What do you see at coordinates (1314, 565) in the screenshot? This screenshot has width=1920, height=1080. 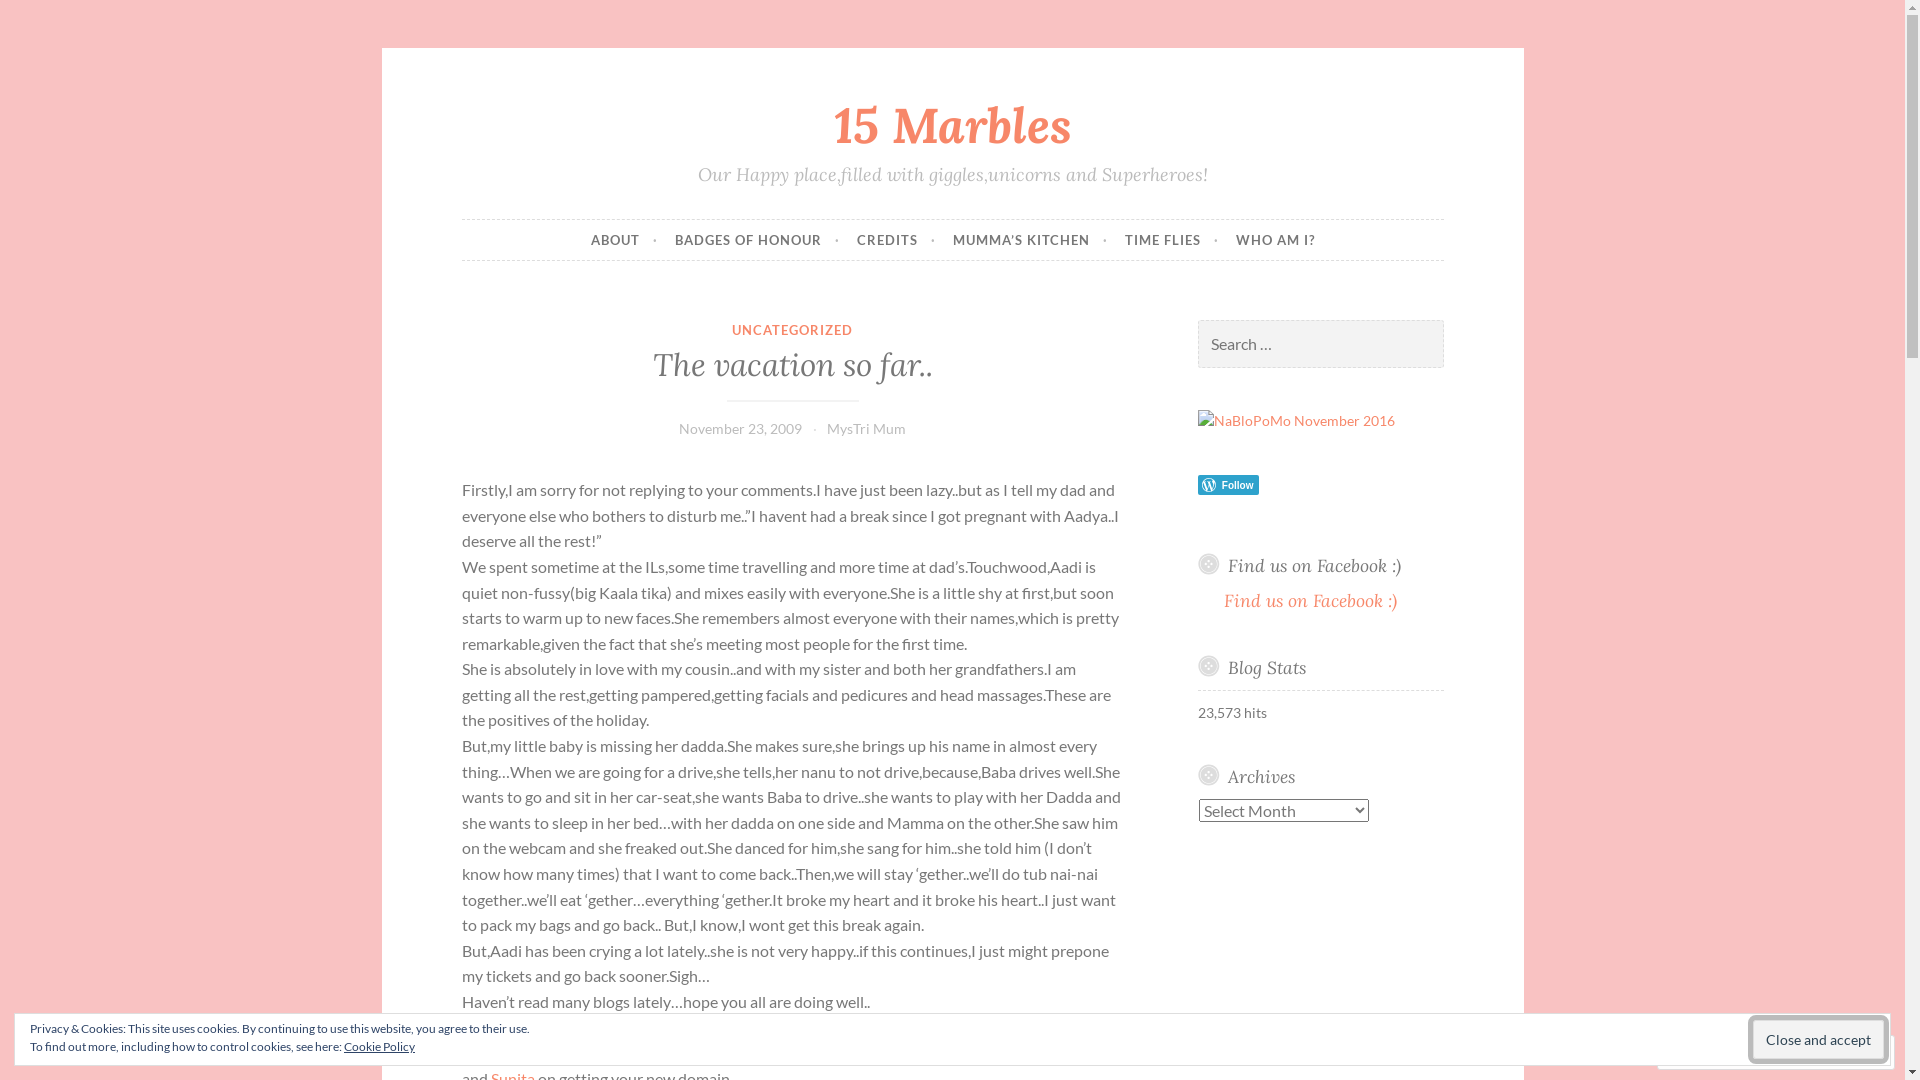 I see `'Find us on Facebook :)'` at bounding box center [1314, 565].